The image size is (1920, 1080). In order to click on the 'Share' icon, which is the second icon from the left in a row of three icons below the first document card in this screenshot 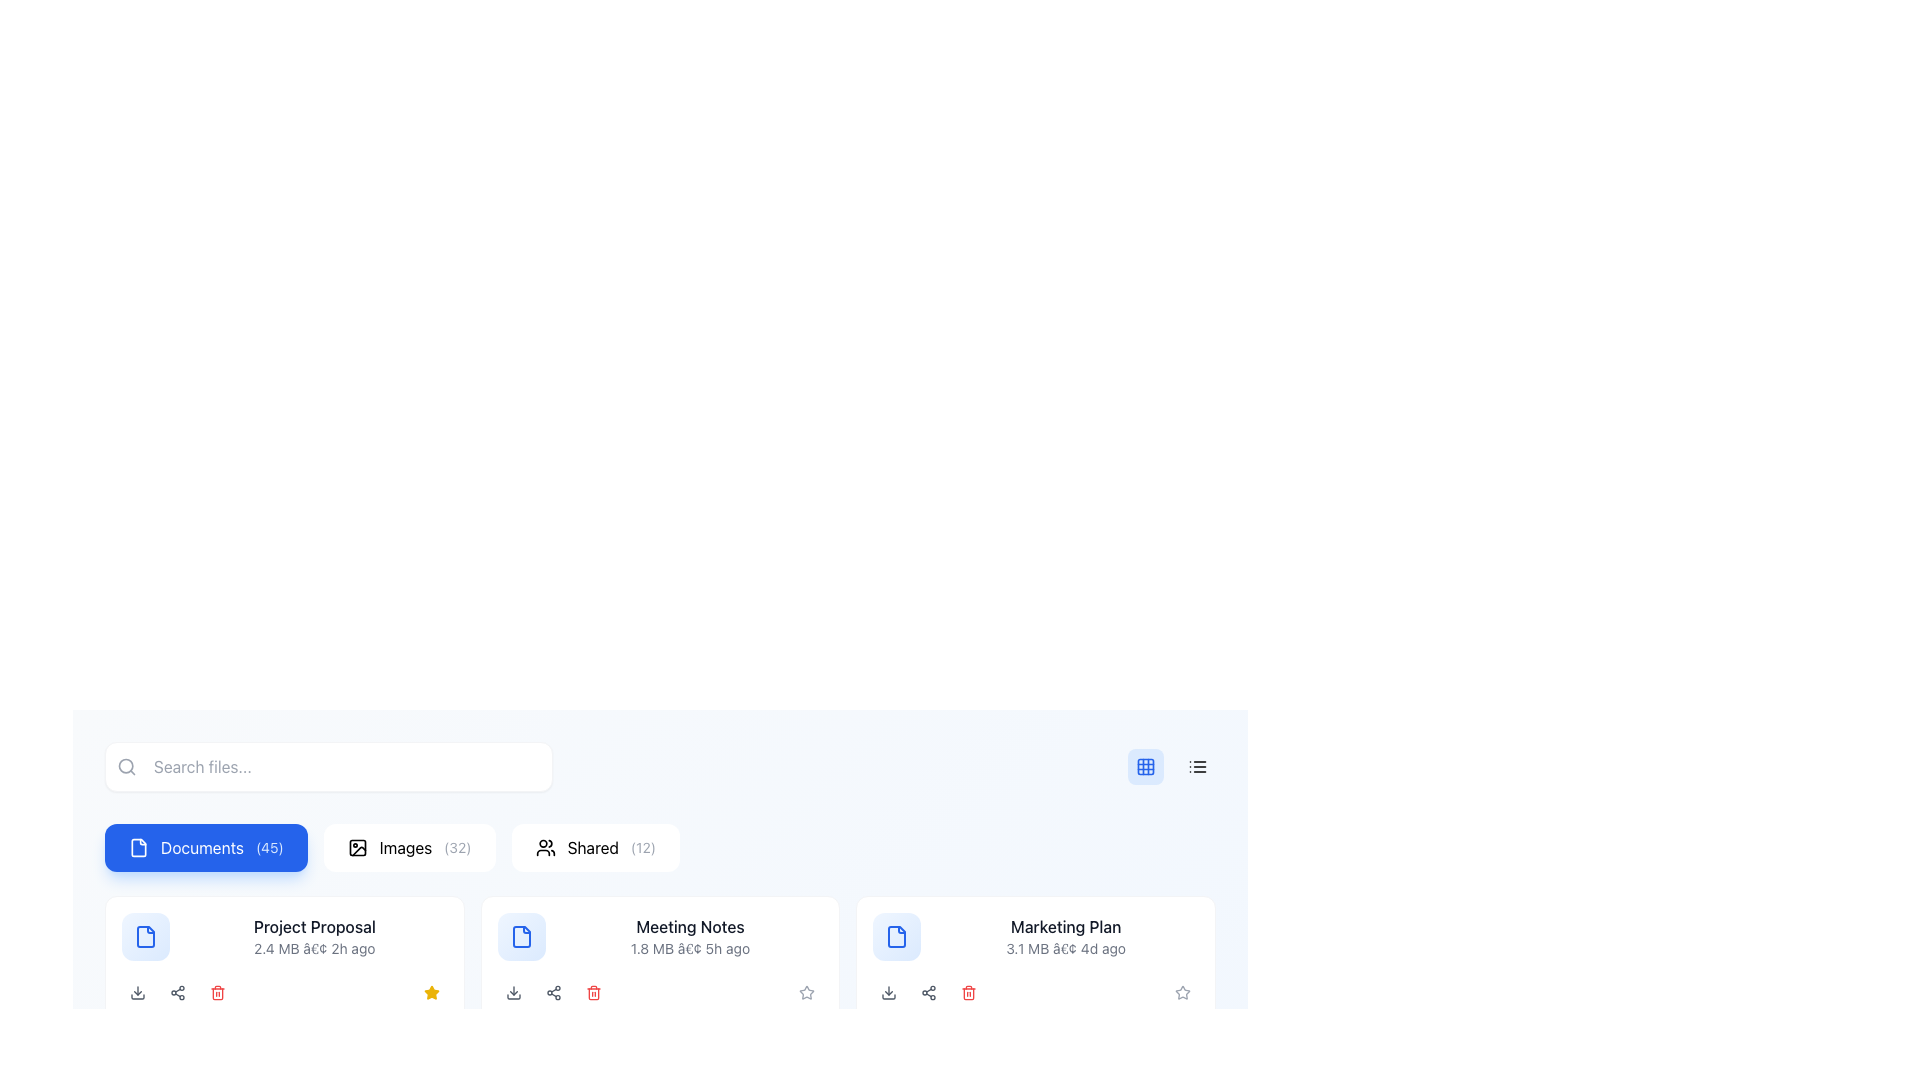, I will do `click(177, 992)`.